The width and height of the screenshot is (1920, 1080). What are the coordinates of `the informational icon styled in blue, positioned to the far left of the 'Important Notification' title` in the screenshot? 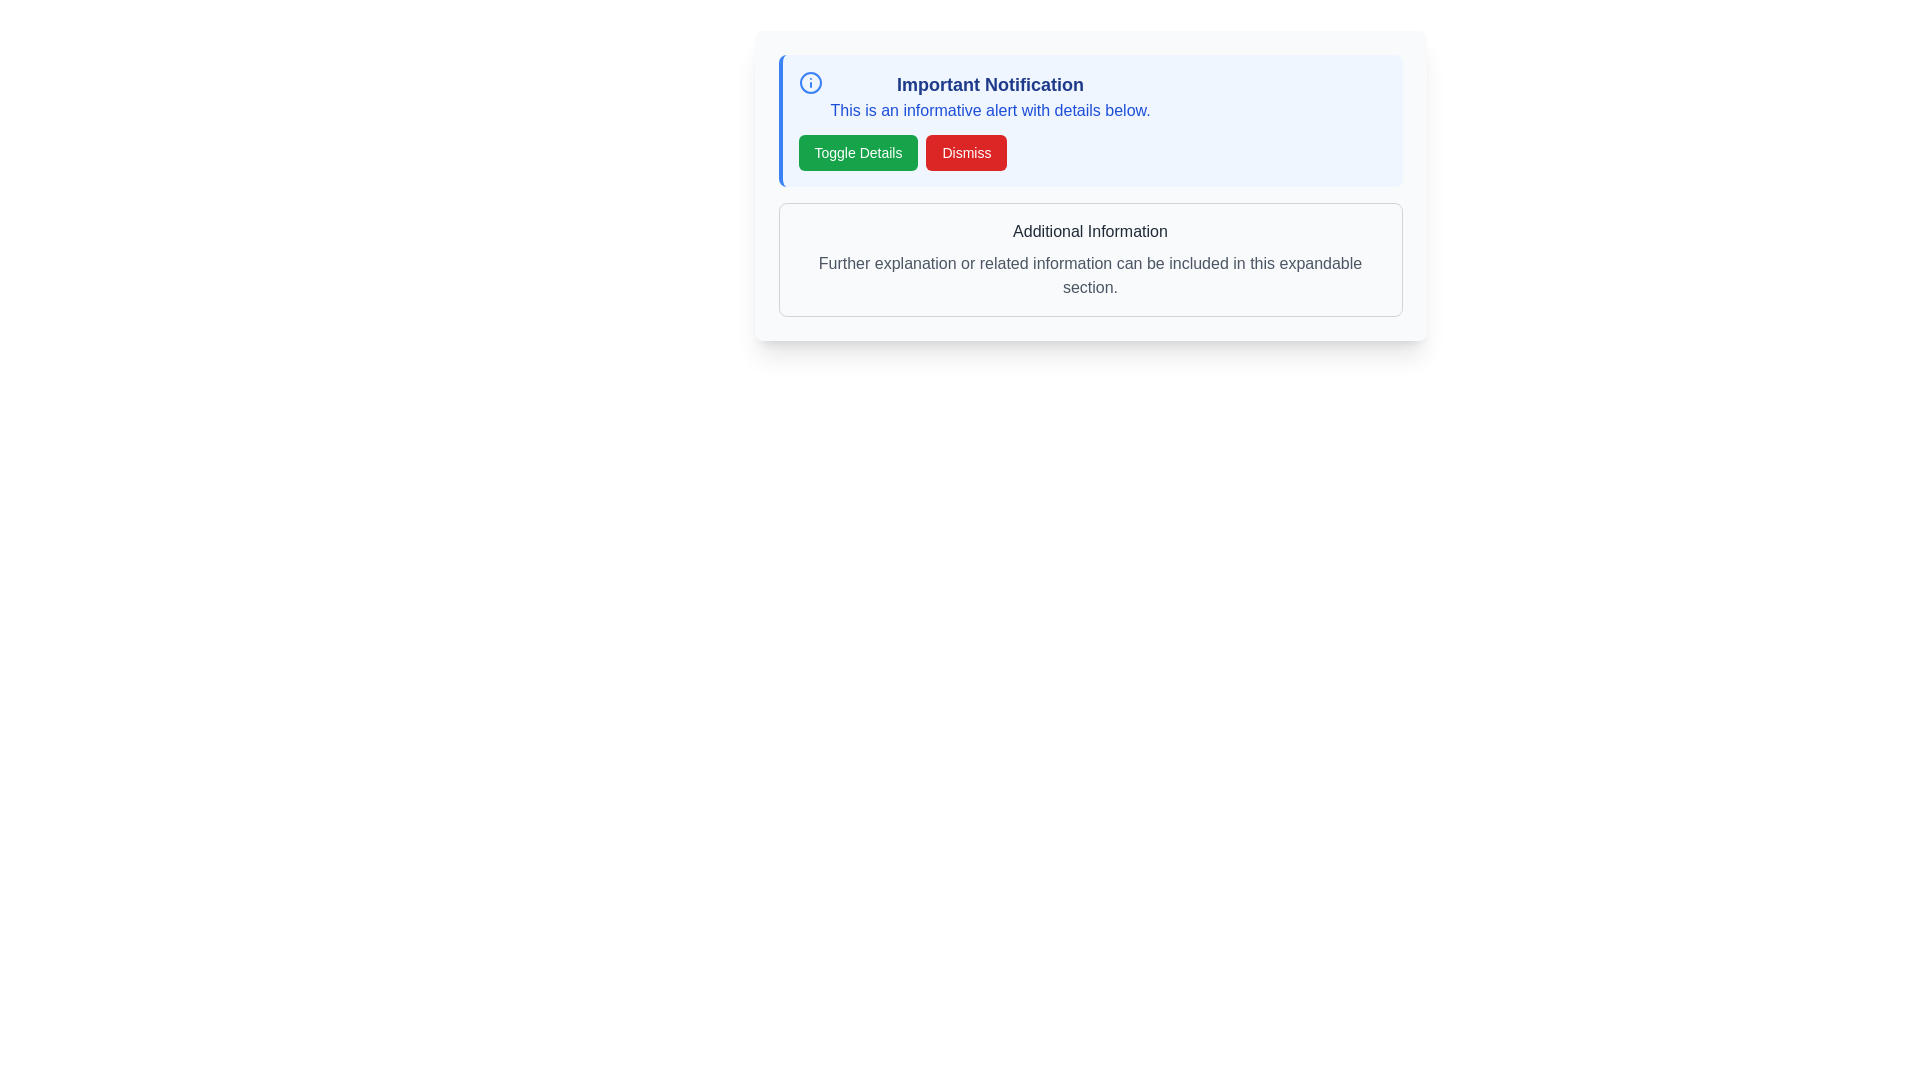 It's located at (810, 82).